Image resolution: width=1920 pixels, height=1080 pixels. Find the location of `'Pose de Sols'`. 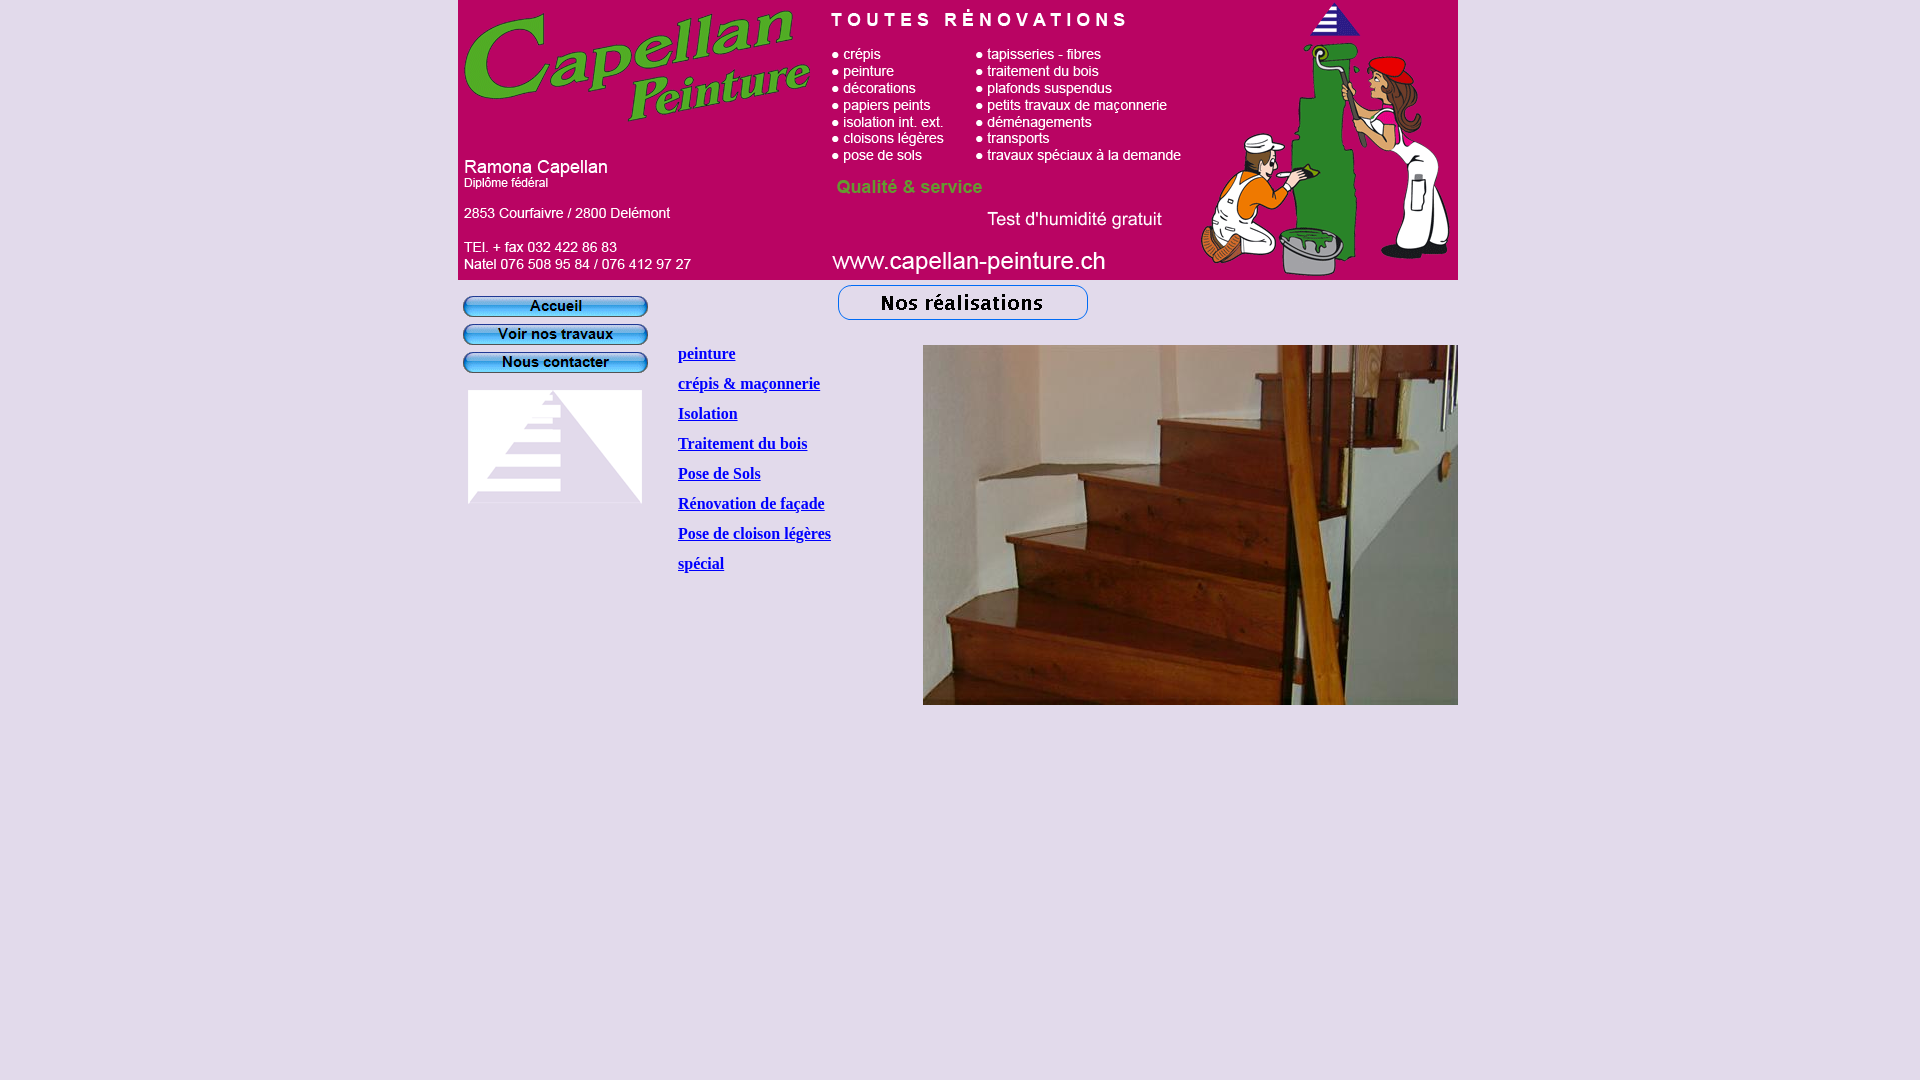

'Pose de Sols' is located at coordinates (677, 473).